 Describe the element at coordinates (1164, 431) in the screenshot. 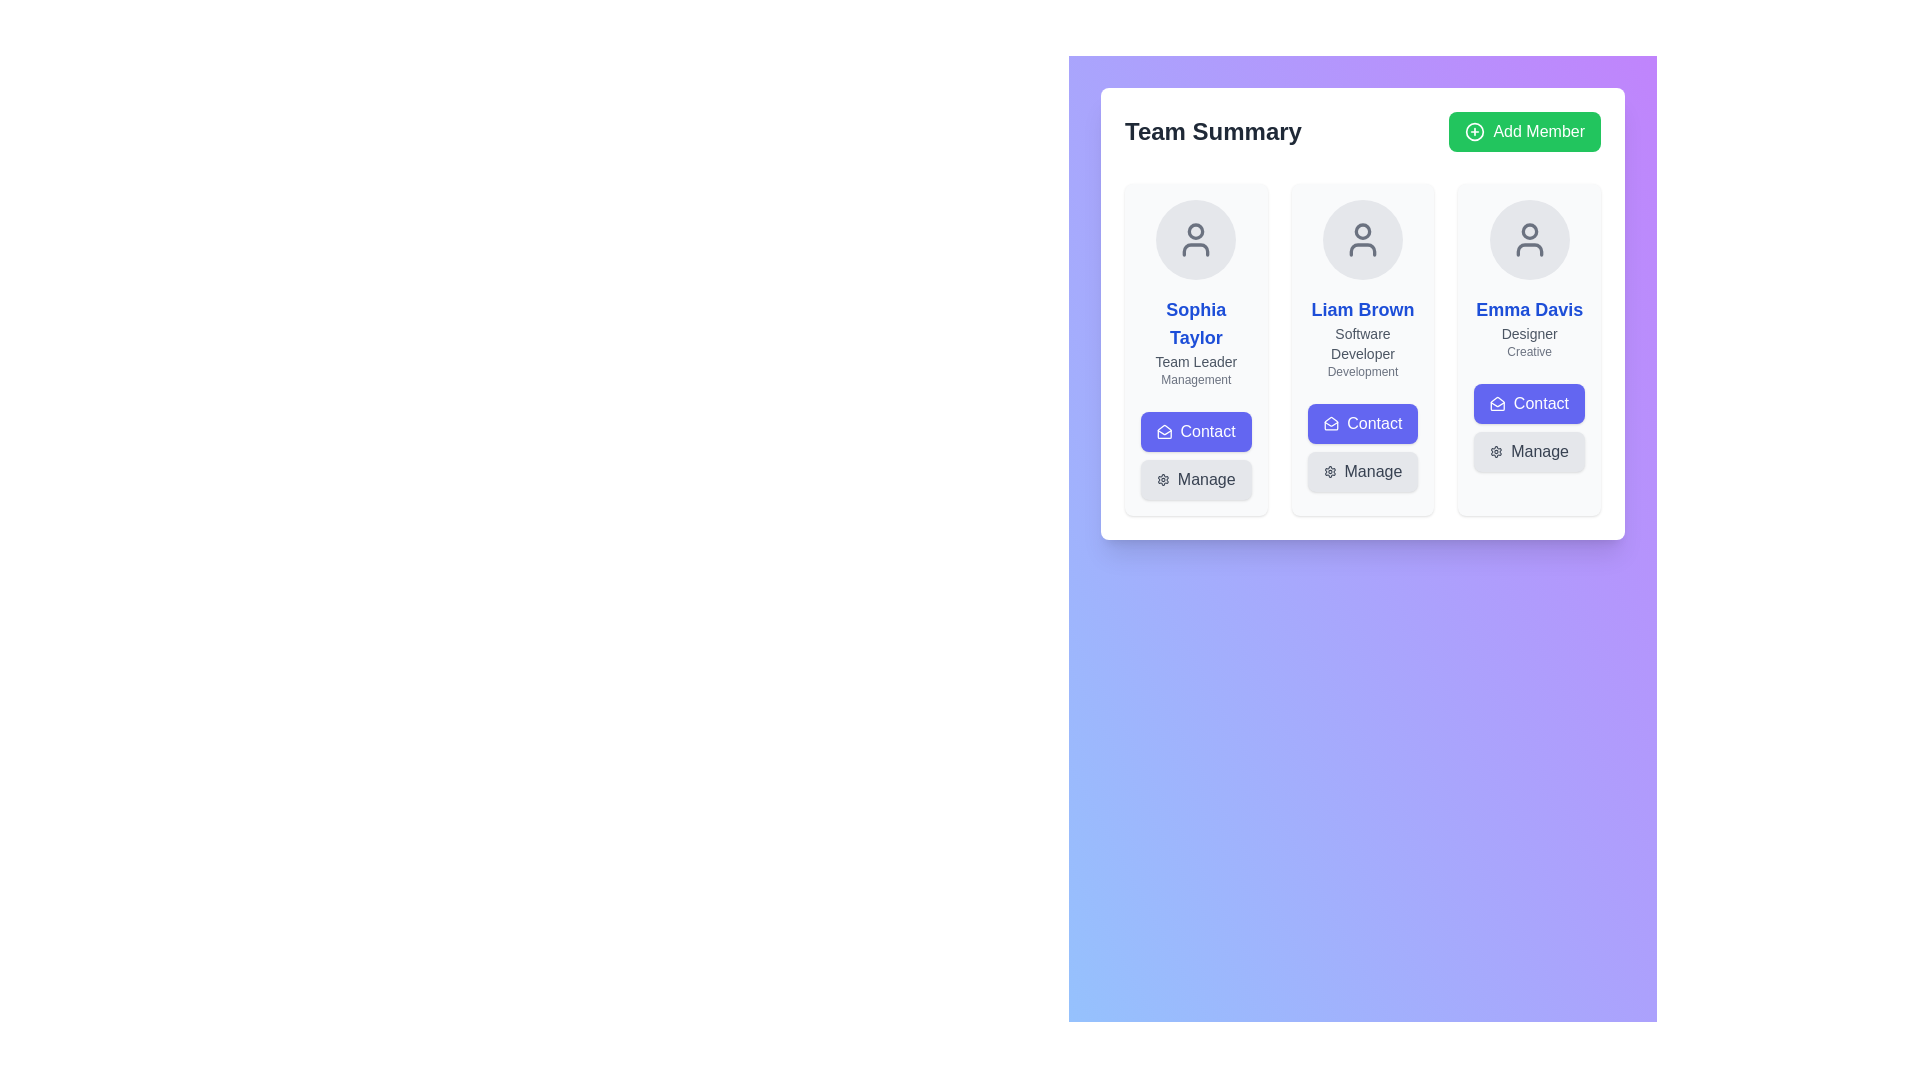

I see `the communication or email icon located at the leftmost position within the 'Contact' button` at that location.